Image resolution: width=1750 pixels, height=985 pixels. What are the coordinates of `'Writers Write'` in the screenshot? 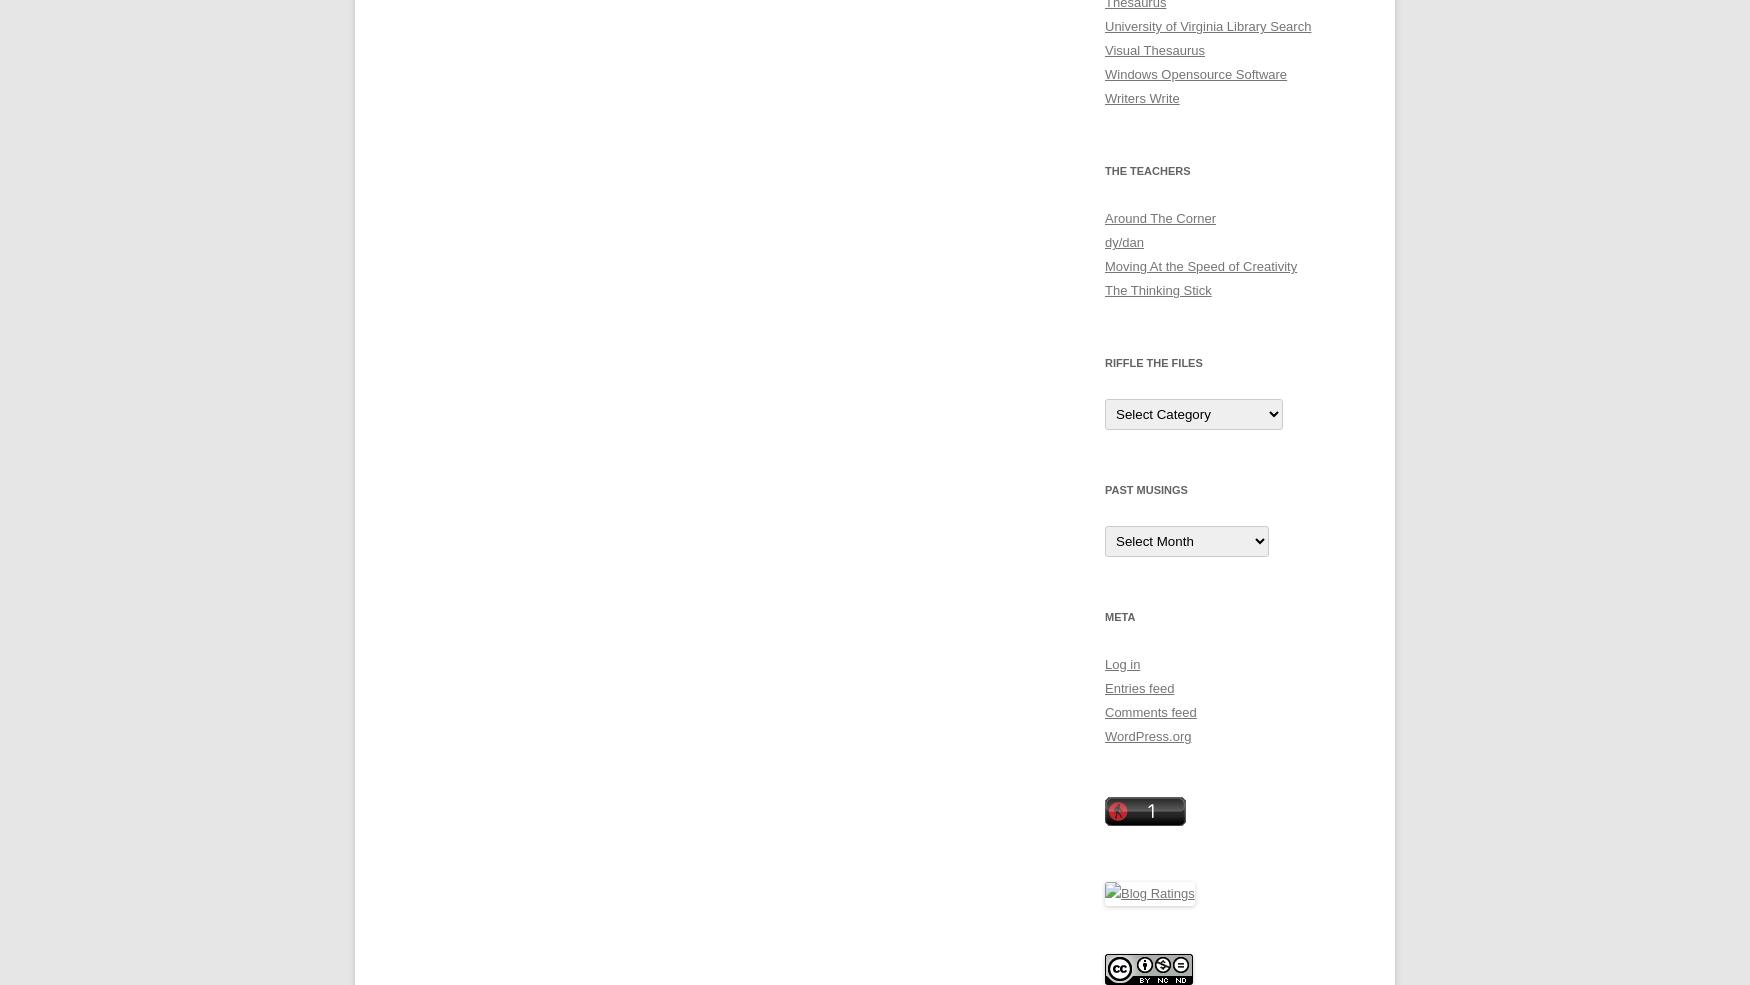 It's located at (1141, 97).